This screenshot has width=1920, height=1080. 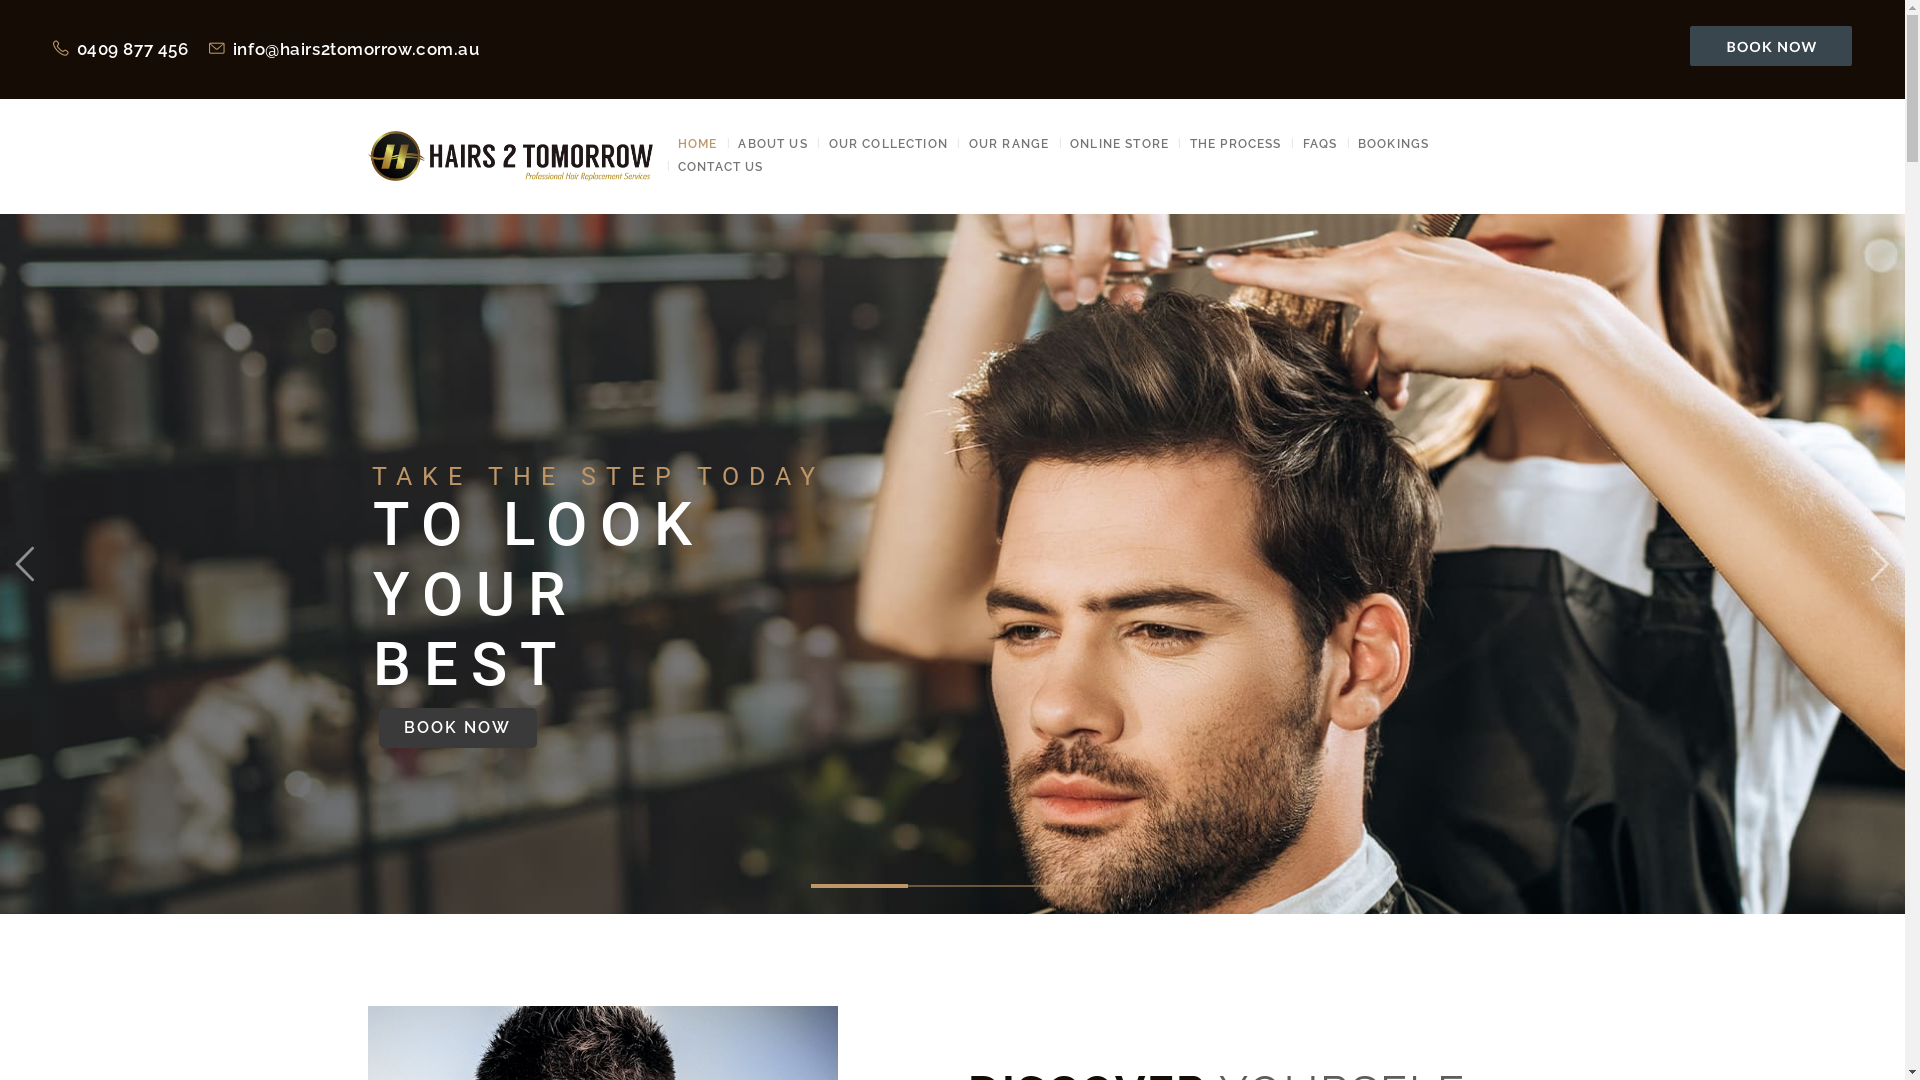 What do you see at coordinates (209, 48) in the screenshot?
I see `'info@hairs2tomorrow.com.au'` at bounding box center [209, 48].